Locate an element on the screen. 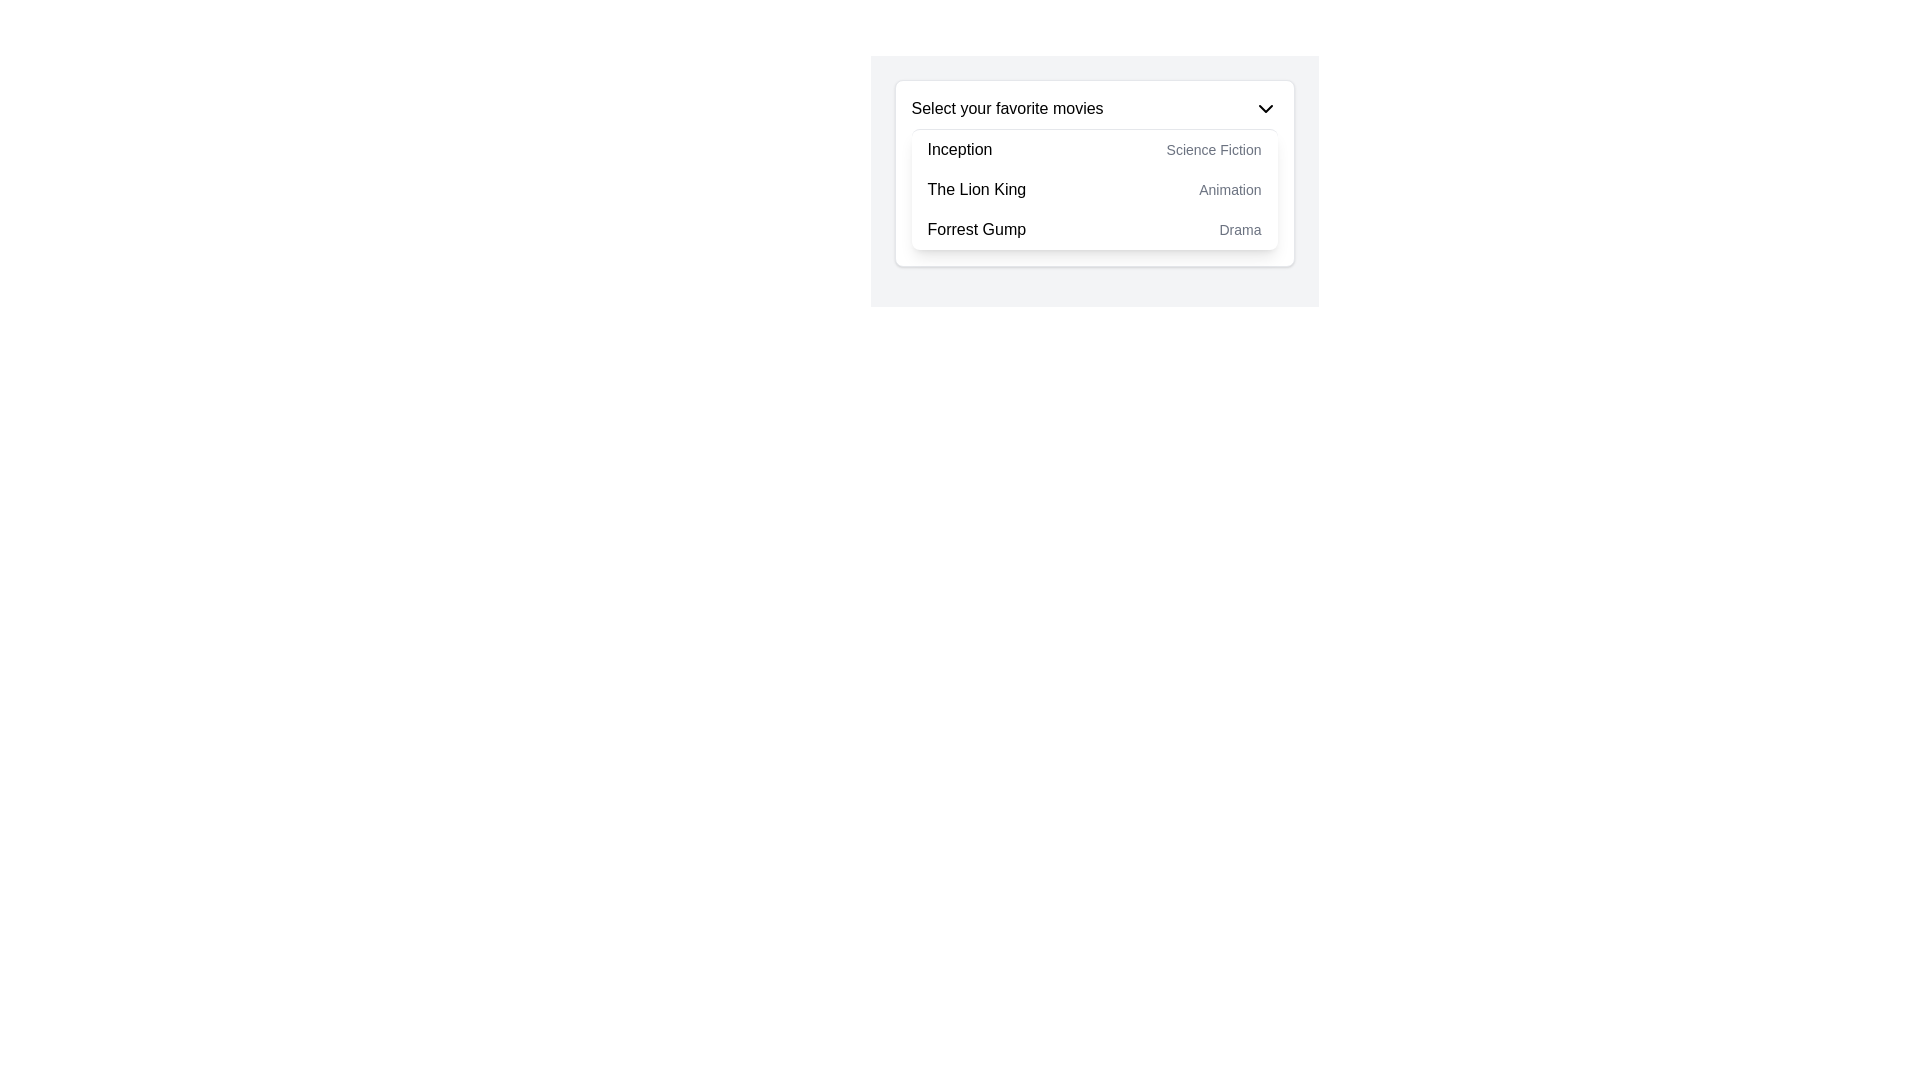 Image resolution: width=1920 pixels, height=1080 pixels. the list item displaying 'The Lion King' in the dropdown menu is located at coordinates (1093, 189).